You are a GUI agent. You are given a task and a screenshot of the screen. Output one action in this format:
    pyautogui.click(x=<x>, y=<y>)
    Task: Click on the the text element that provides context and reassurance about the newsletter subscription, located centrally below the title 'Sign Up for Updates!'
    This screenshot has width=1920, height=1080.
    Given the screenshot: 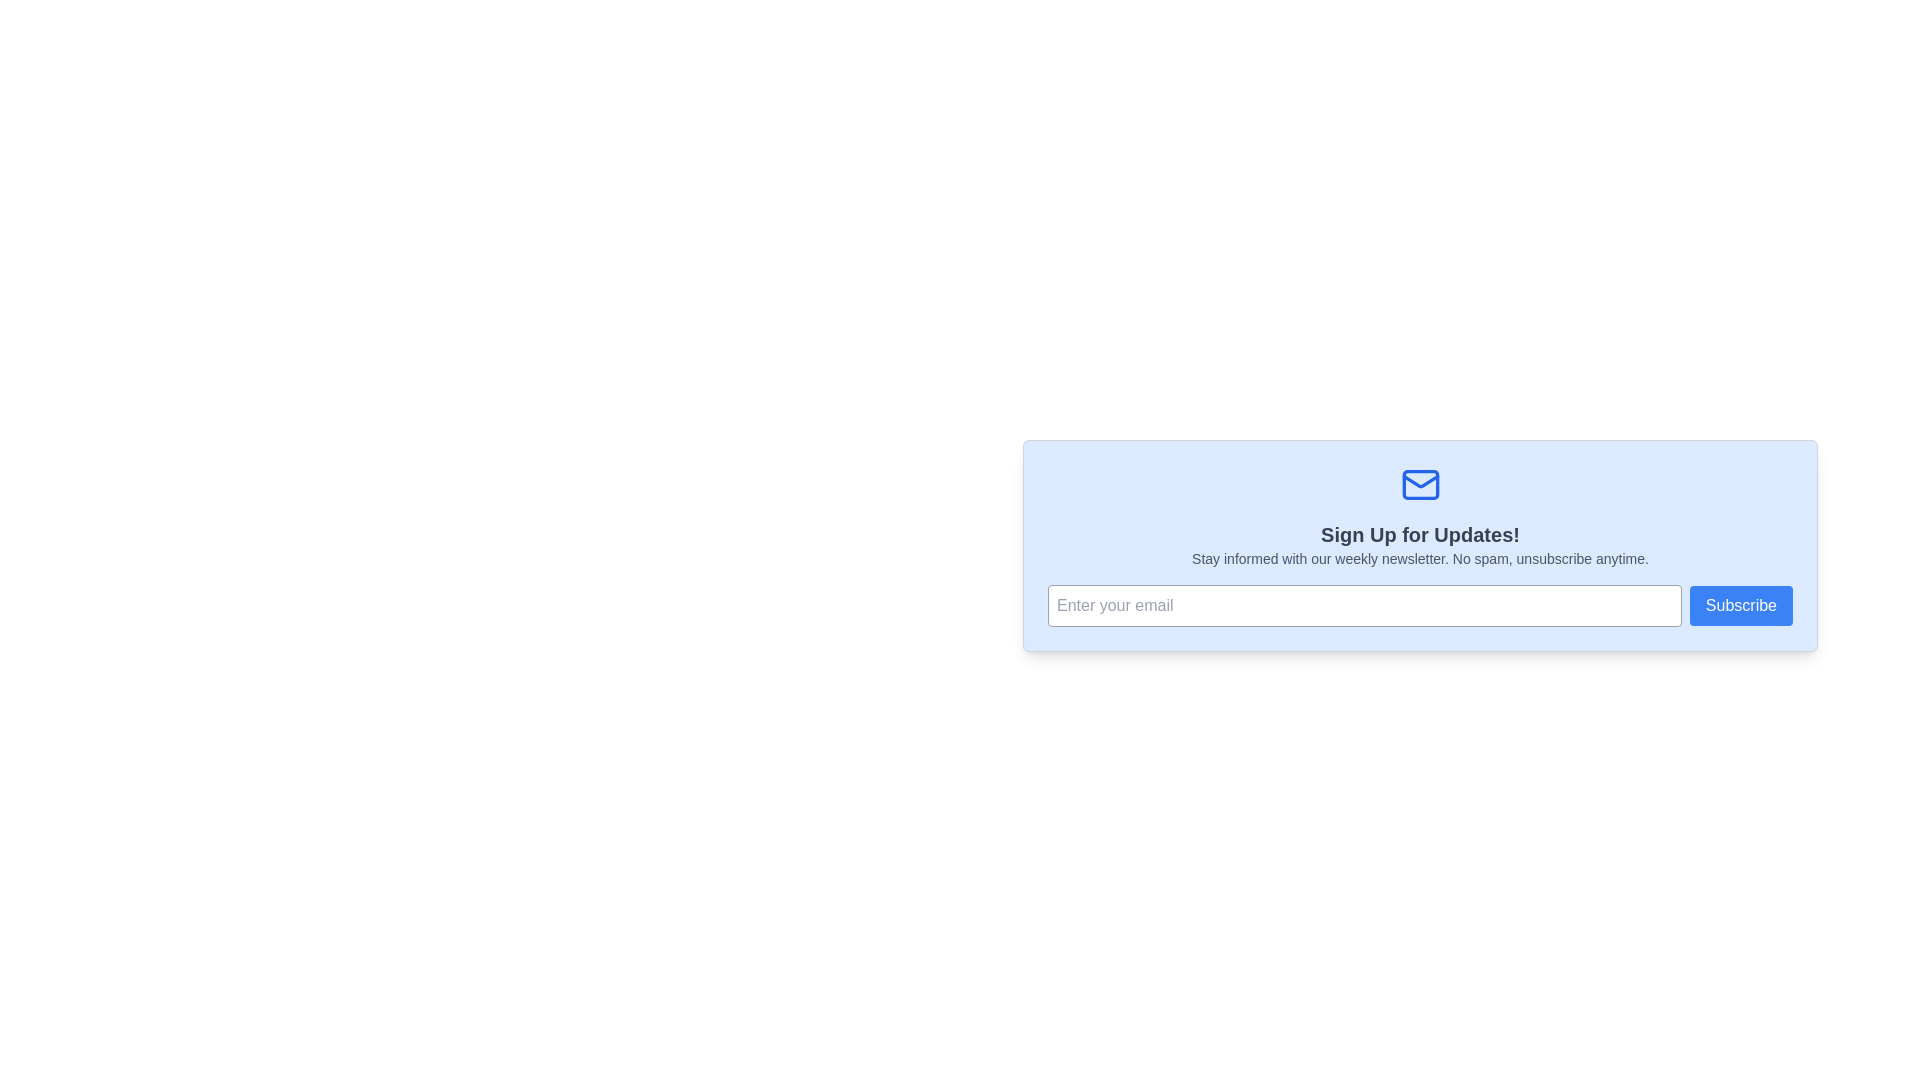 What is the action you would take?
    pyautogui.click(x=1419, y=559)
    